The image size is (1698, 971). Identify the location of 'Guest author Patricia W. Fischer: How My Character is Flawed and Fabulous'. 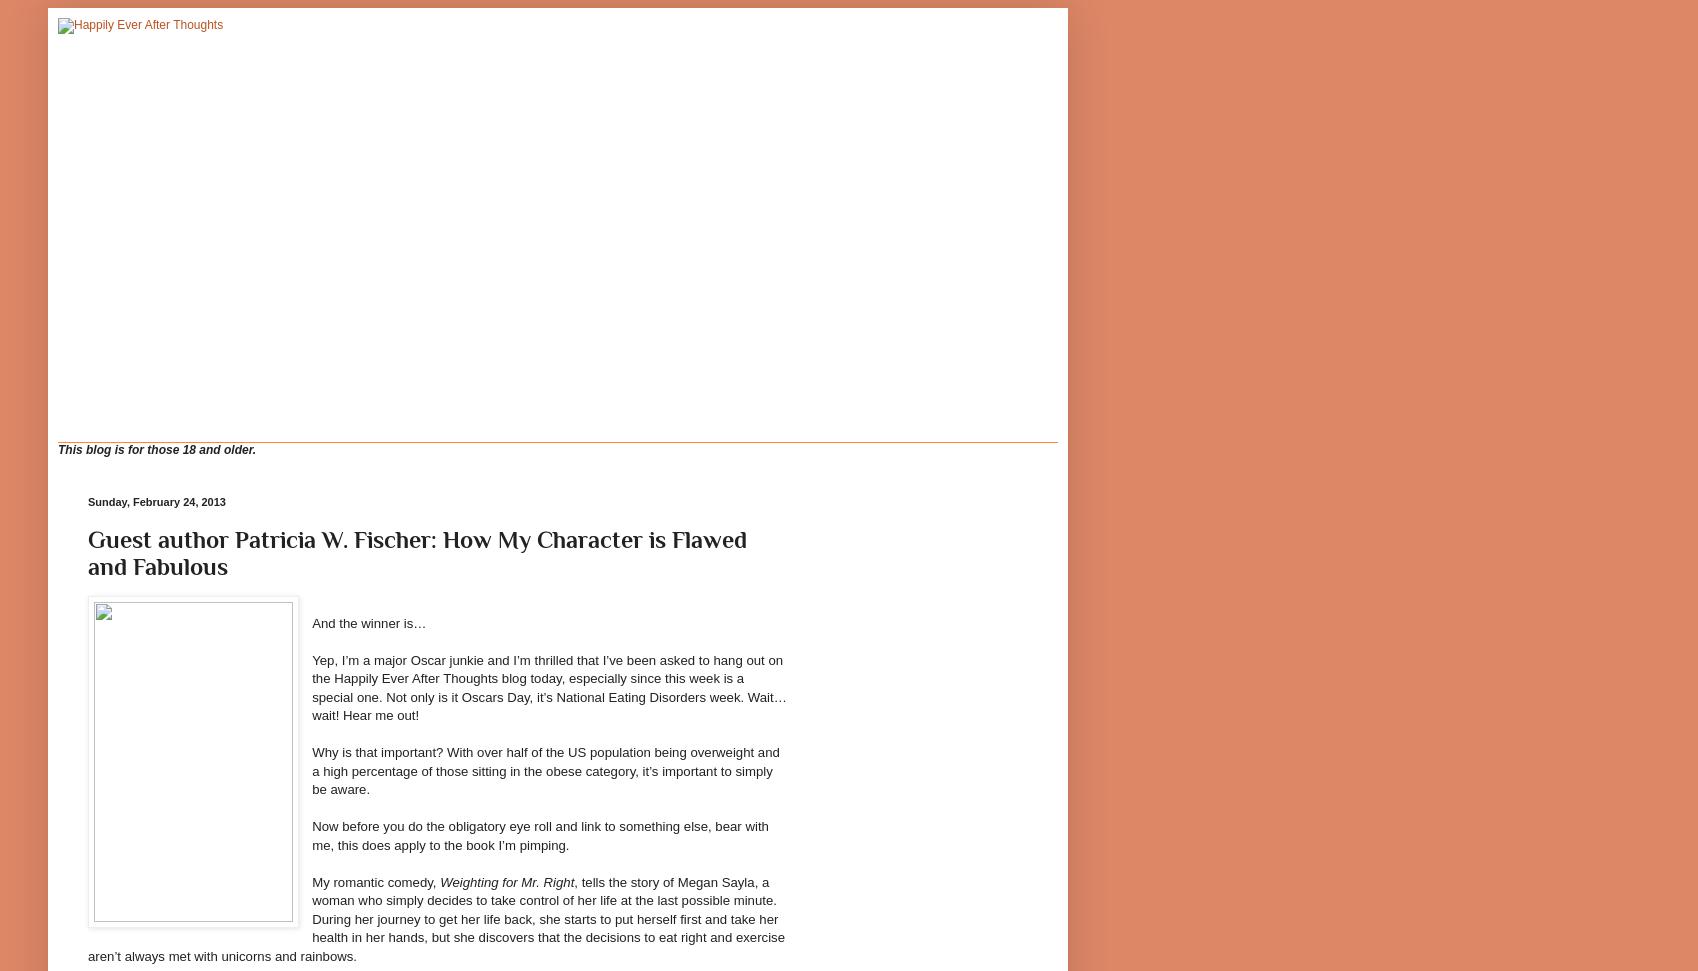
(86, 552).